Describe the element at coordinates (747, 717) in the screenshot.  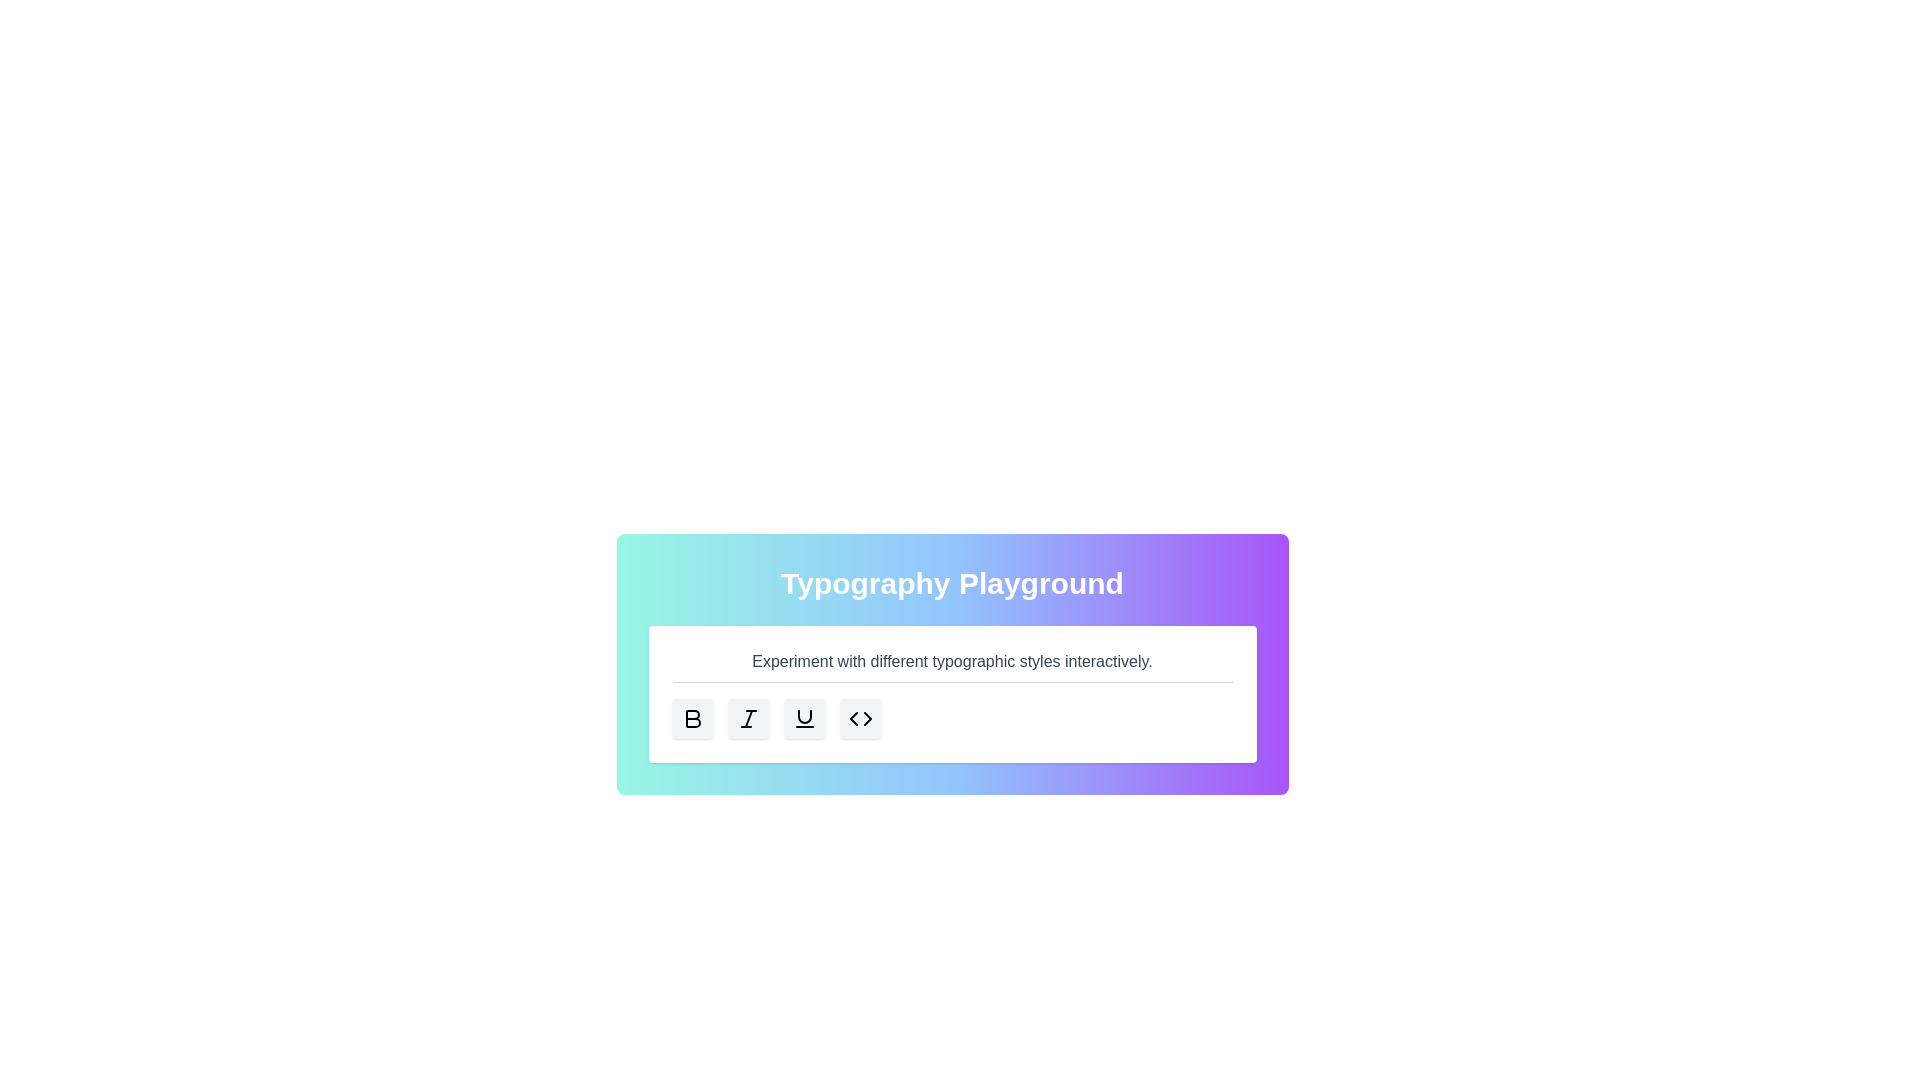
I see `the square button with rounded corners that has a light grey background and an italicized letter 'I' in black` at that location.